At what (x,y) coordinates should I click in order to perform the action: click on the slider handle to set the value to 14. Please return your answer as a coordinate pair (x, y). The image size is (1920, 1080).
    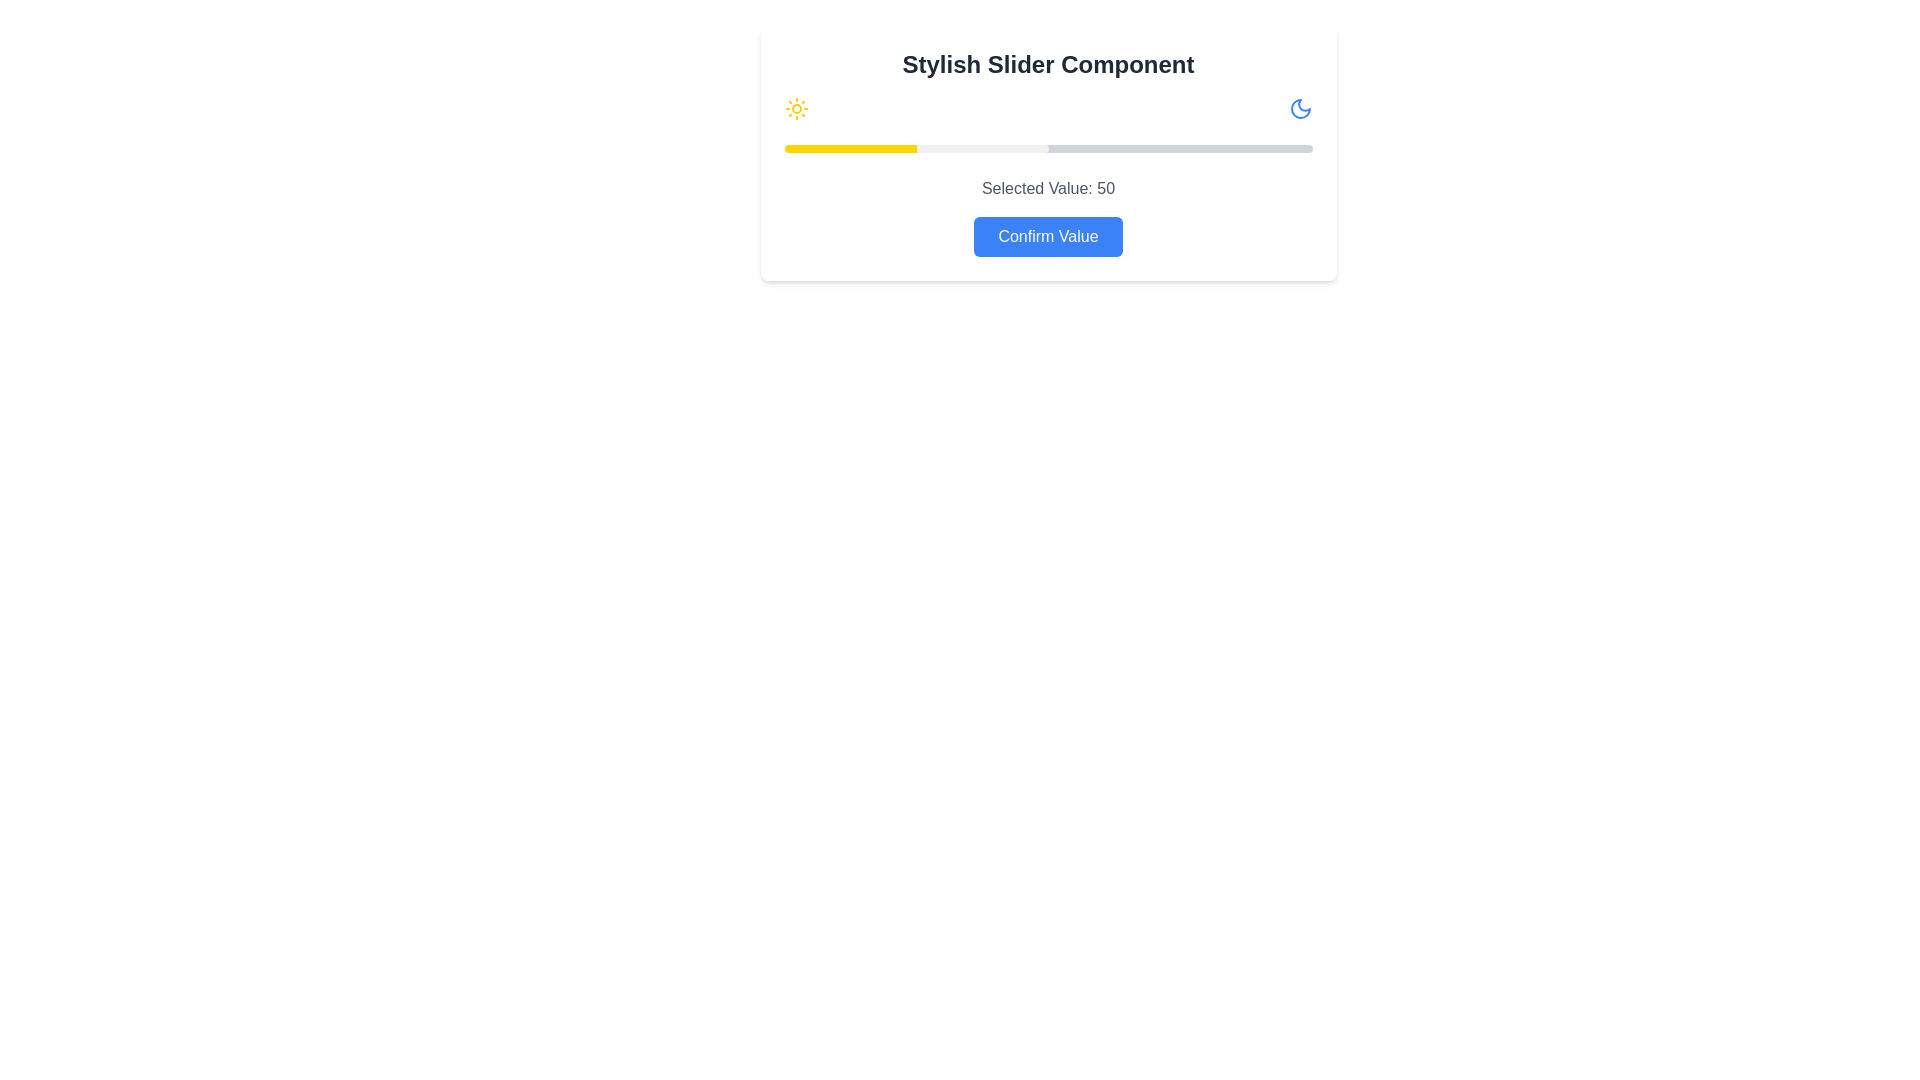
    Looking at the image, I should click on (858, 148).